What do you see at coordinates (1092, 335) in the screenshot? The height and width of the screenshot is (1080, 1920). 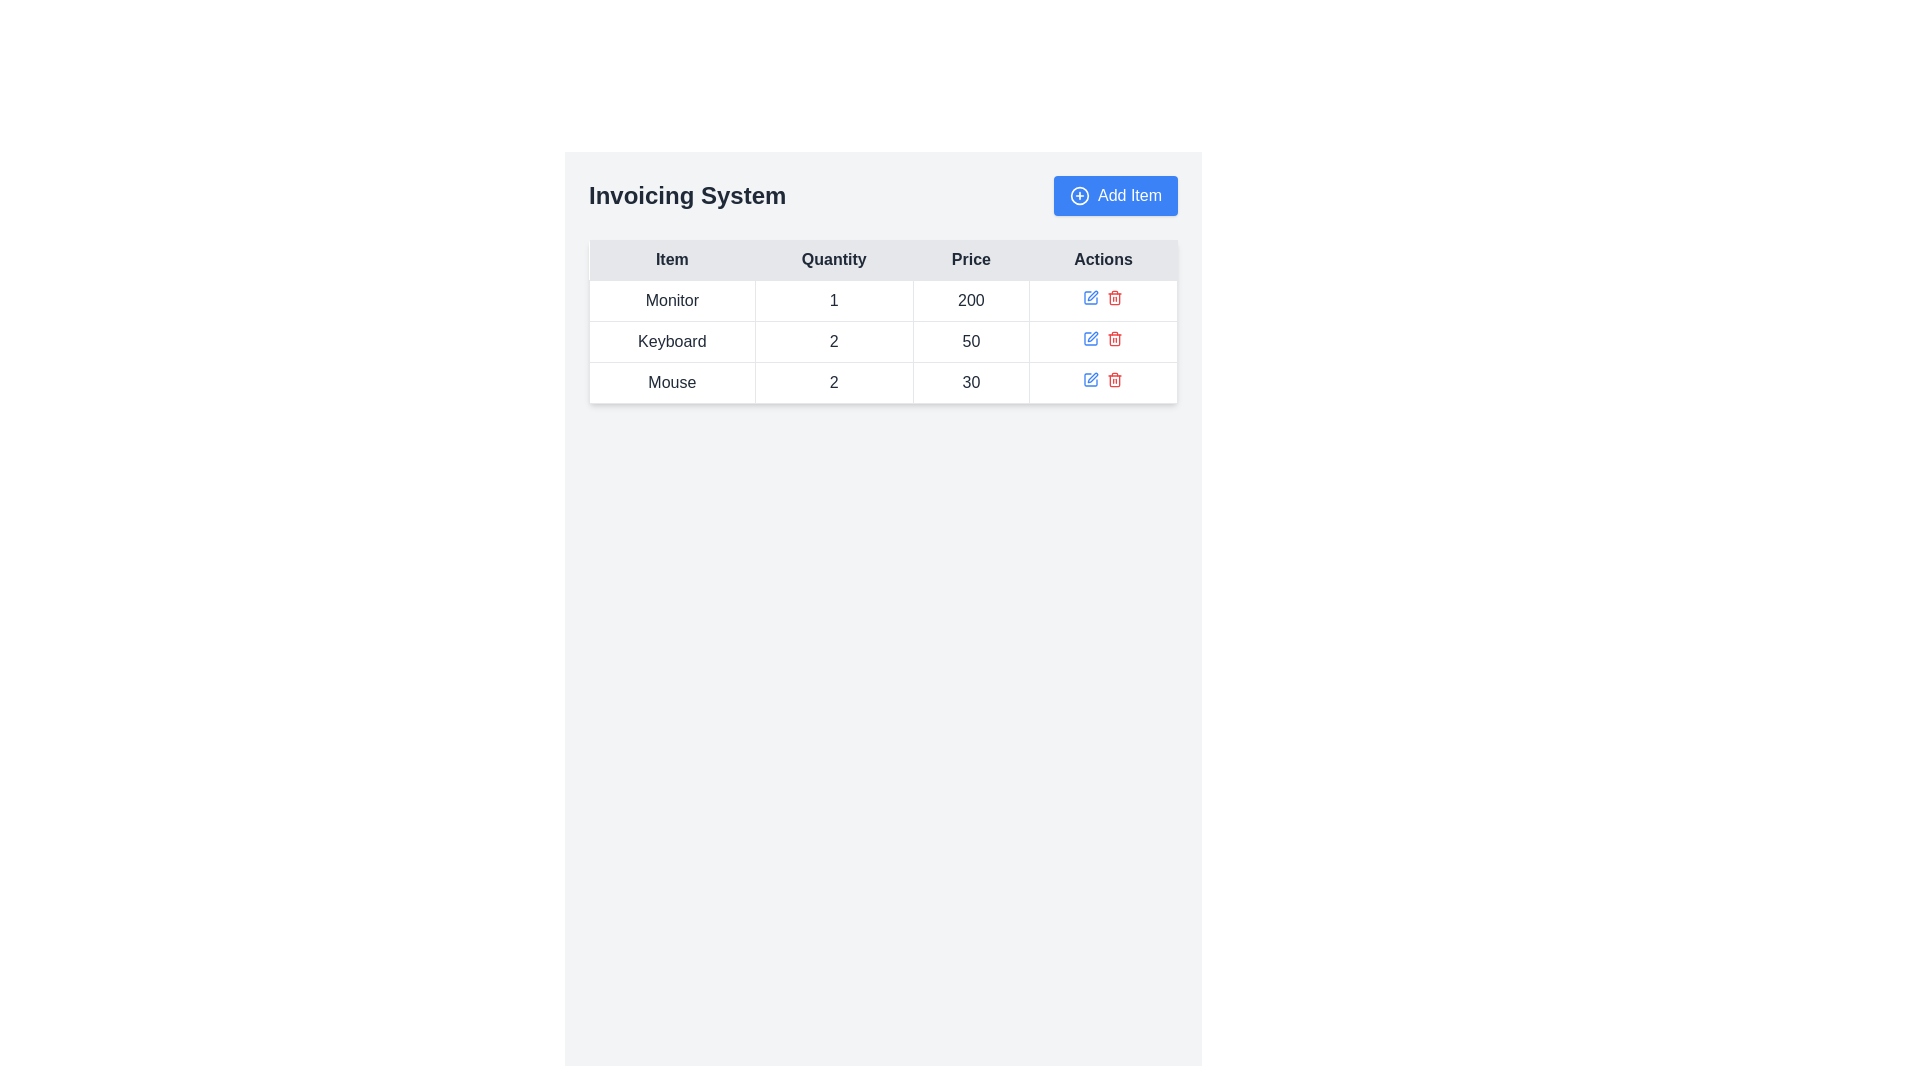 I see `the editing action icon in the 'Actions' column for the 'Keyboard' item, located next to the trash can icon` at bounding box center [1092, 335].